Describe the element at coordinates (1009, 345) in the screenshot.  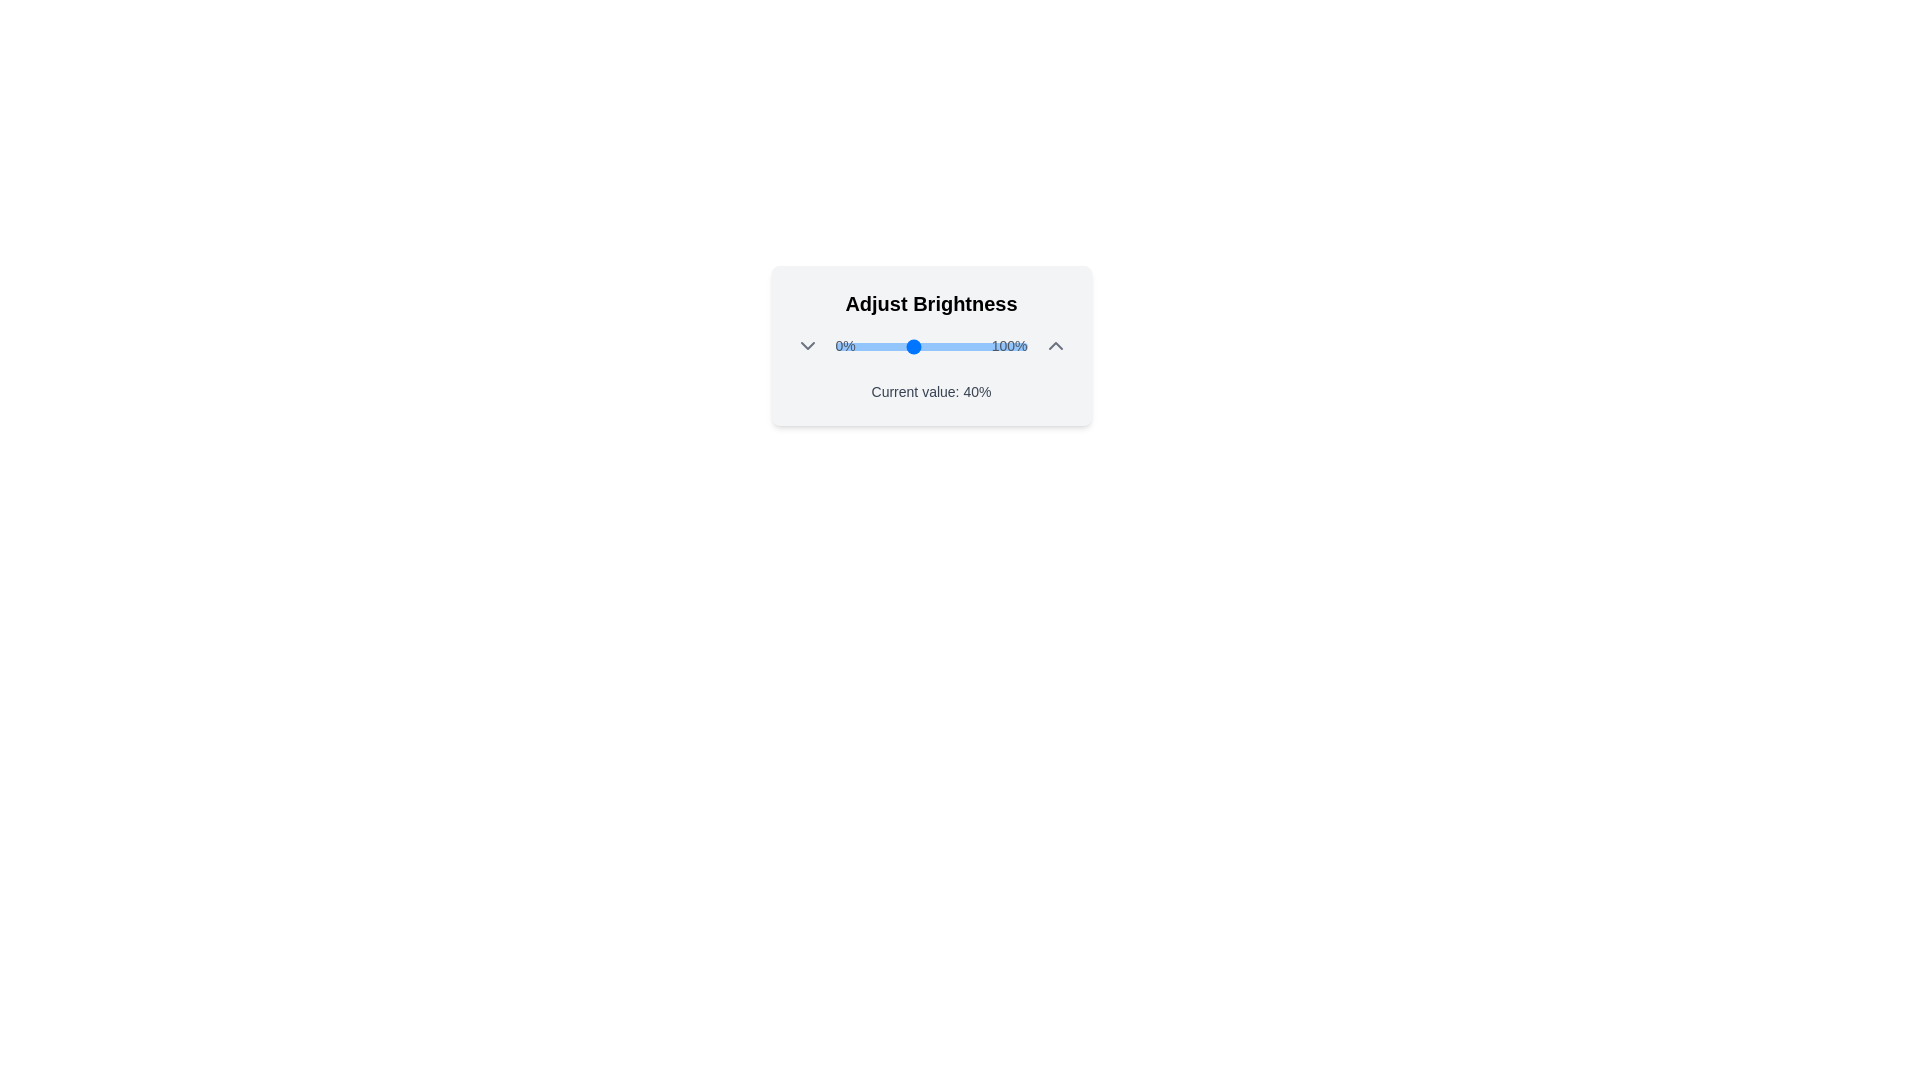
I see `the Text Label indicating the maximum possible value (100%) for the brightness adjustment slider, located at the far right end of the brightness adjustment bar` at that location.